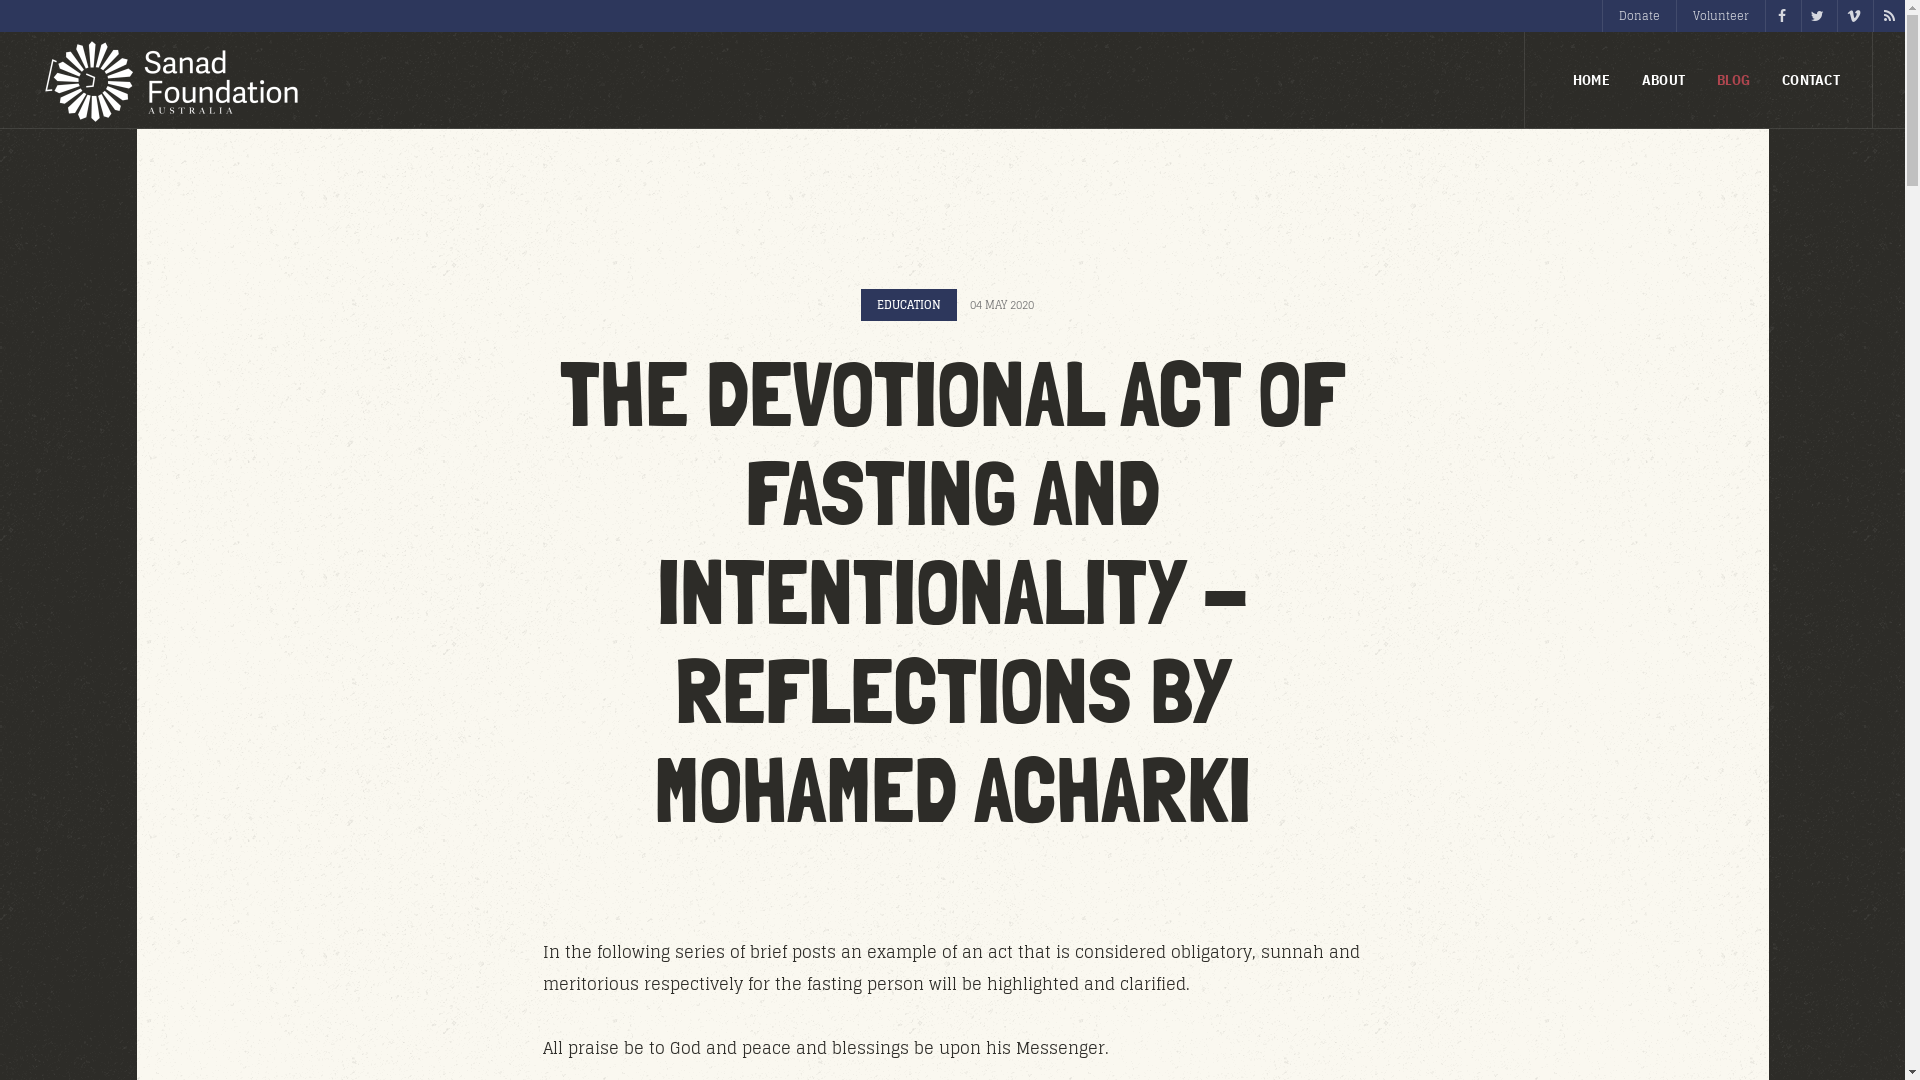  Describe the element at coordinates (1837, 15) in the screenshot. I see `'vimeo'` at that location.